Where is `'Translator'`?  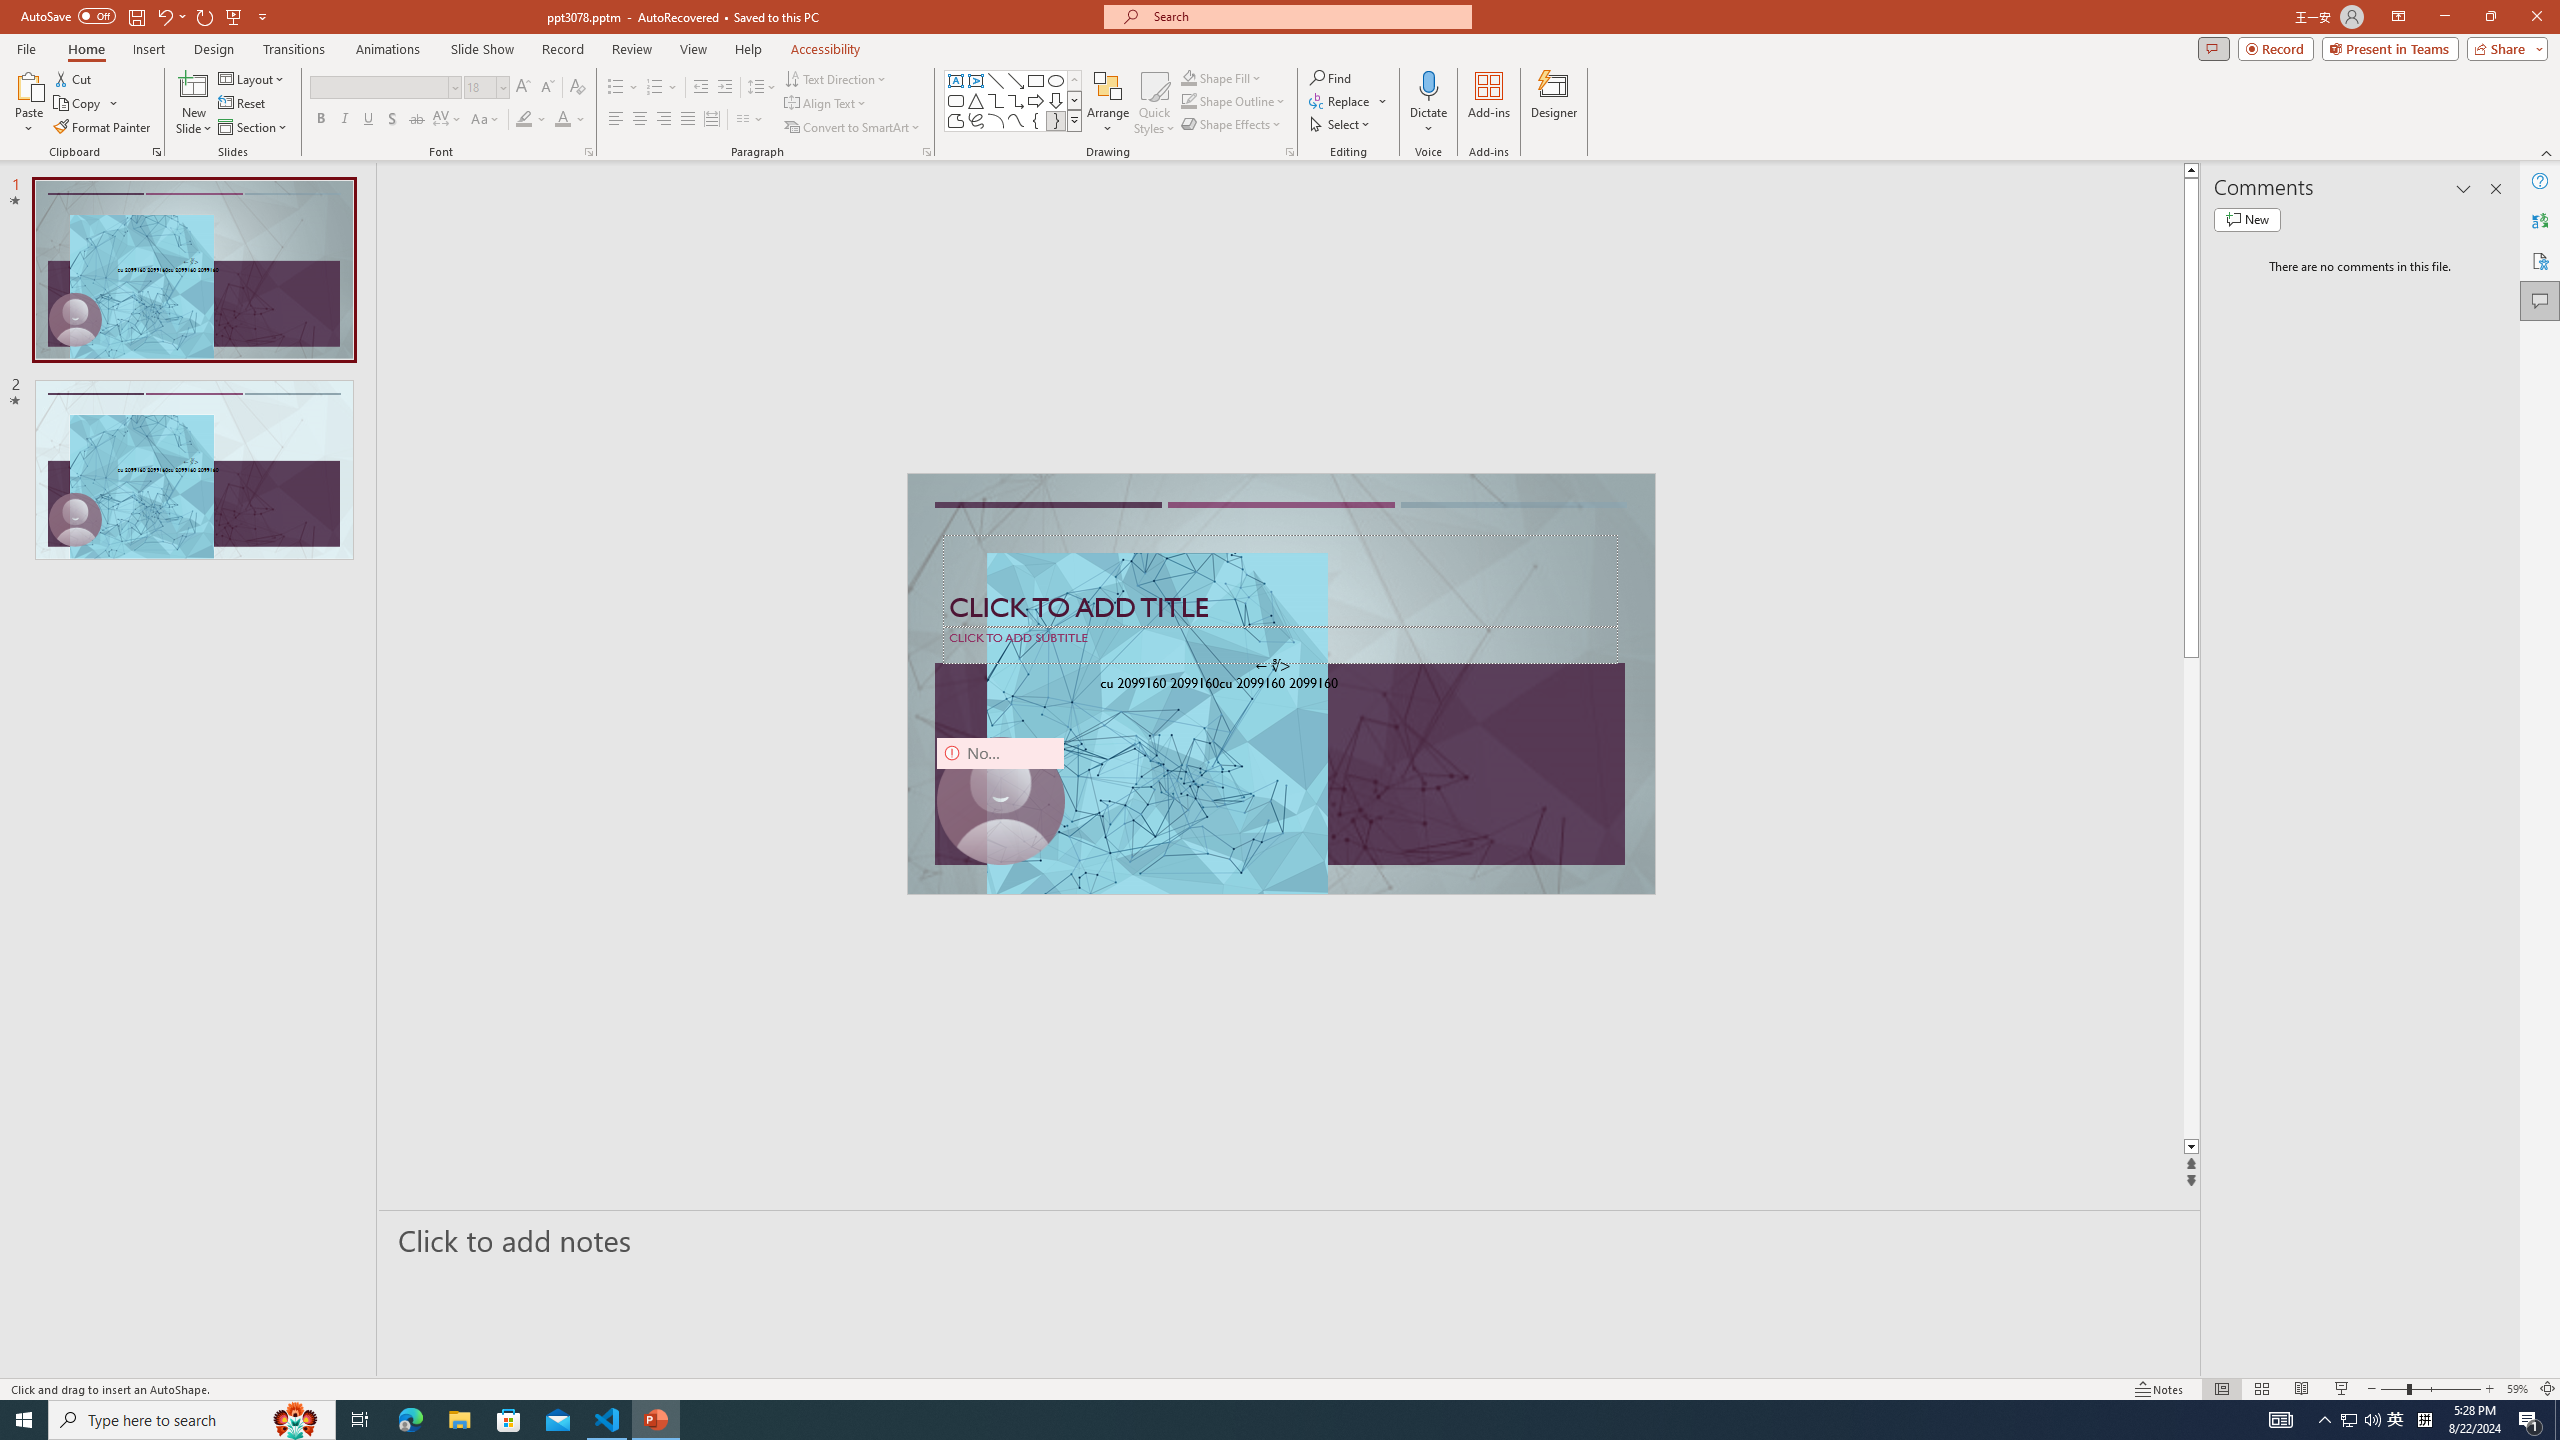
'Translator' is located at coordinates (2539, 221).